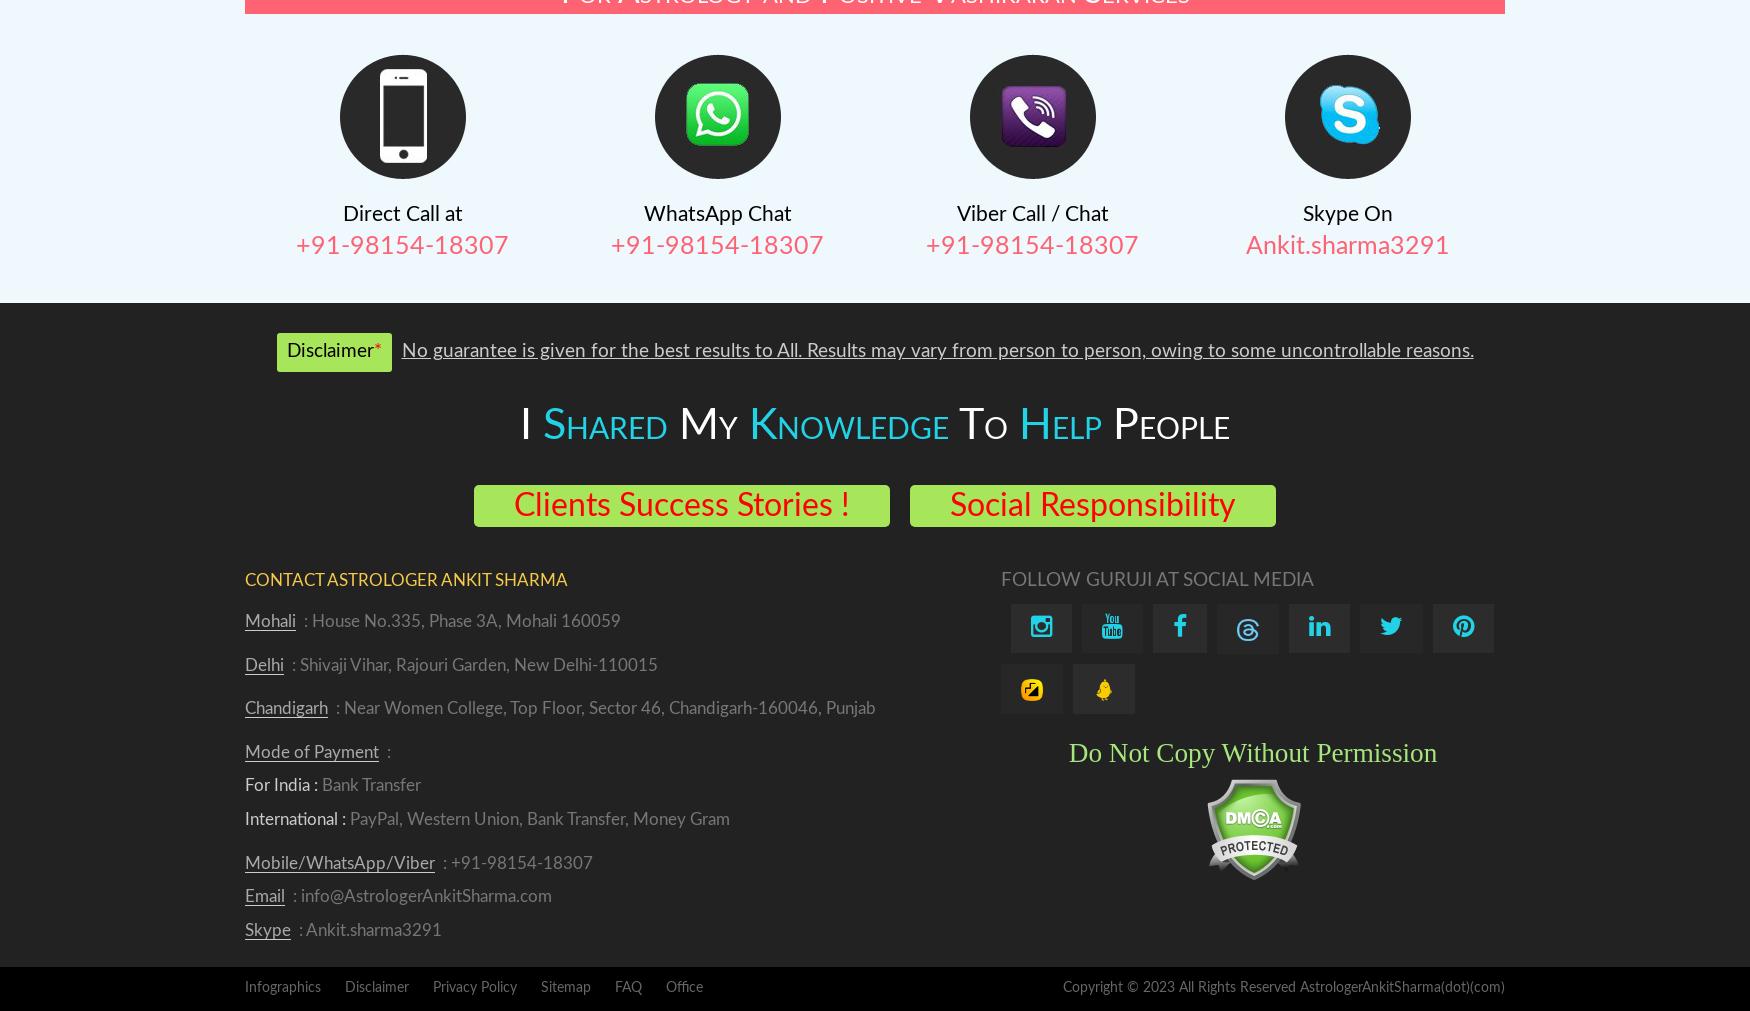  Describe the element at coordinates (280, 784) in the screenshot. I see `'For India :'` at that location.